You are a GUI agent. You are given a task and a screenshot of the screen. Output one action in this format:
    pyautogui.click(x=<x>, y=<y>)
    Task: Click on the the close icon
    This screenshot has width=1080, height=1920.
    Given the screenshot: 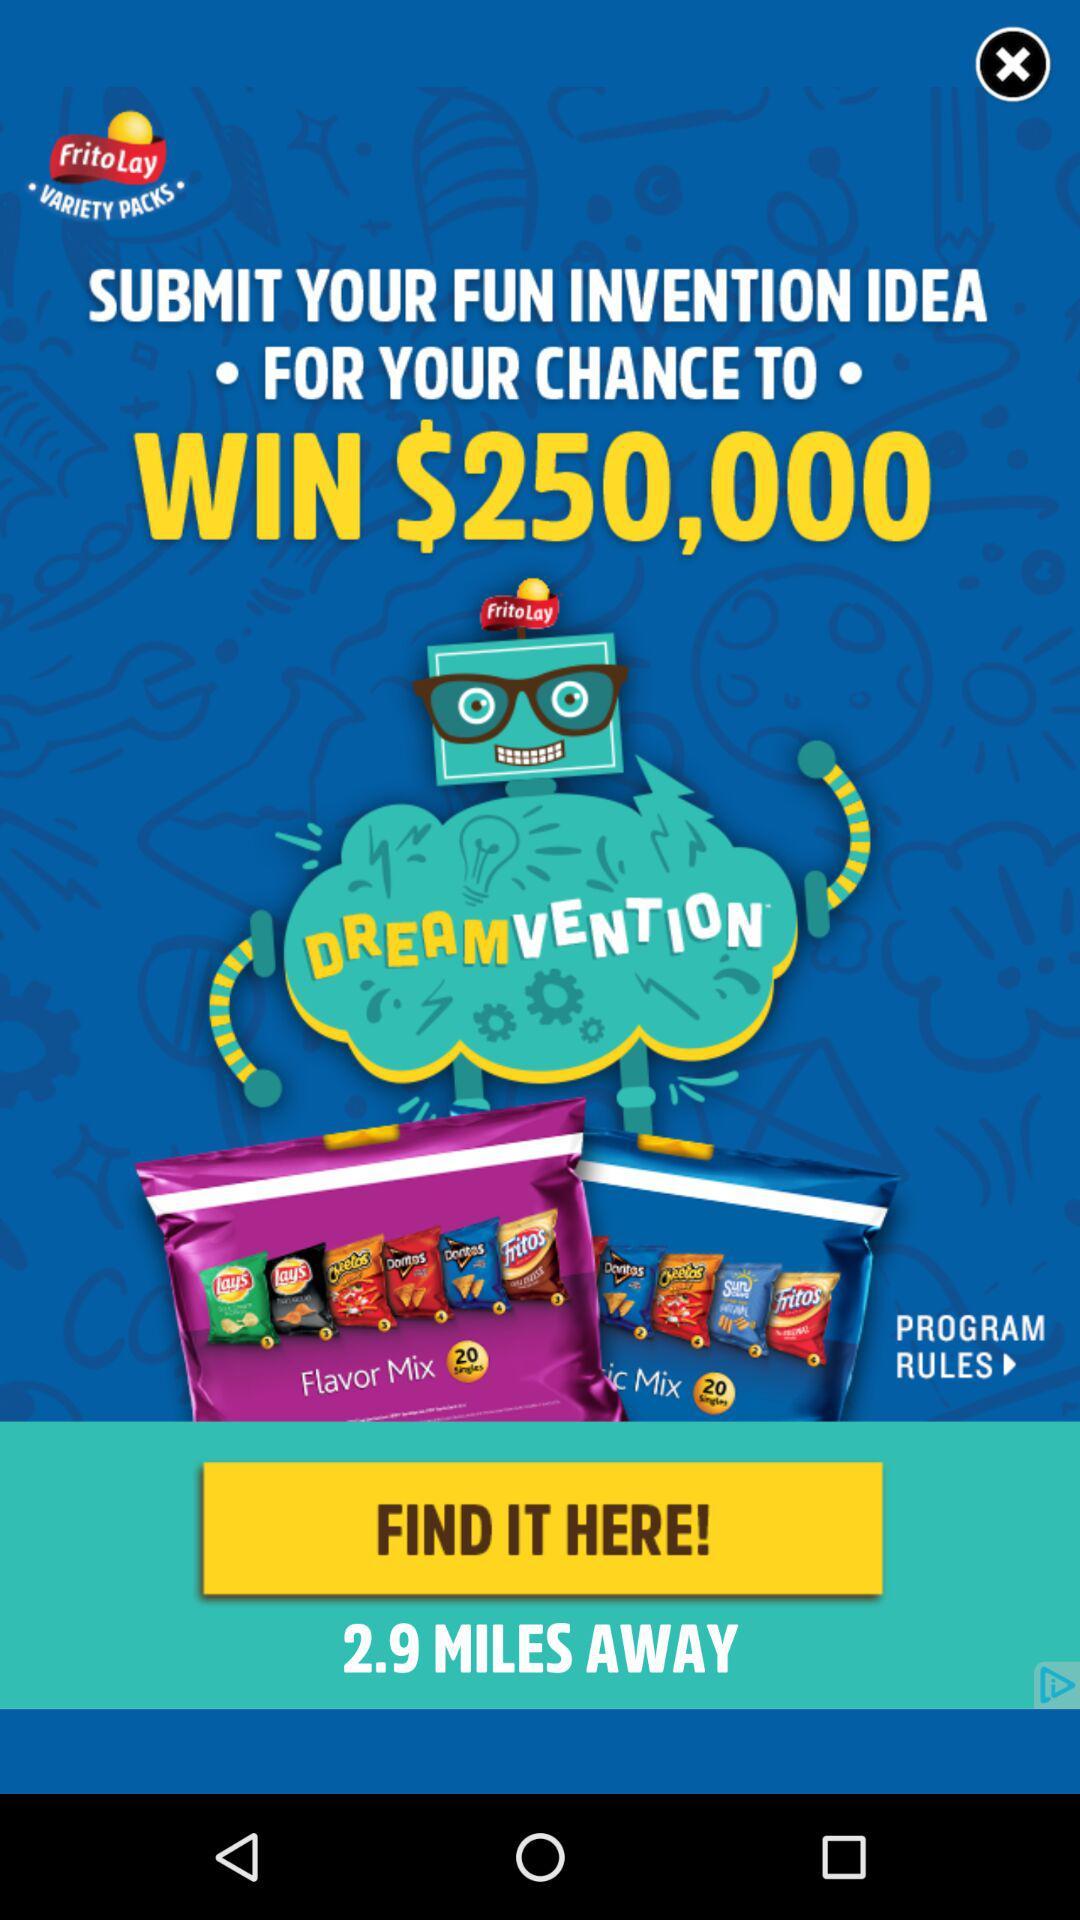 What is the action you would take?
    pyautogui.click(x=1014, y=70)
    